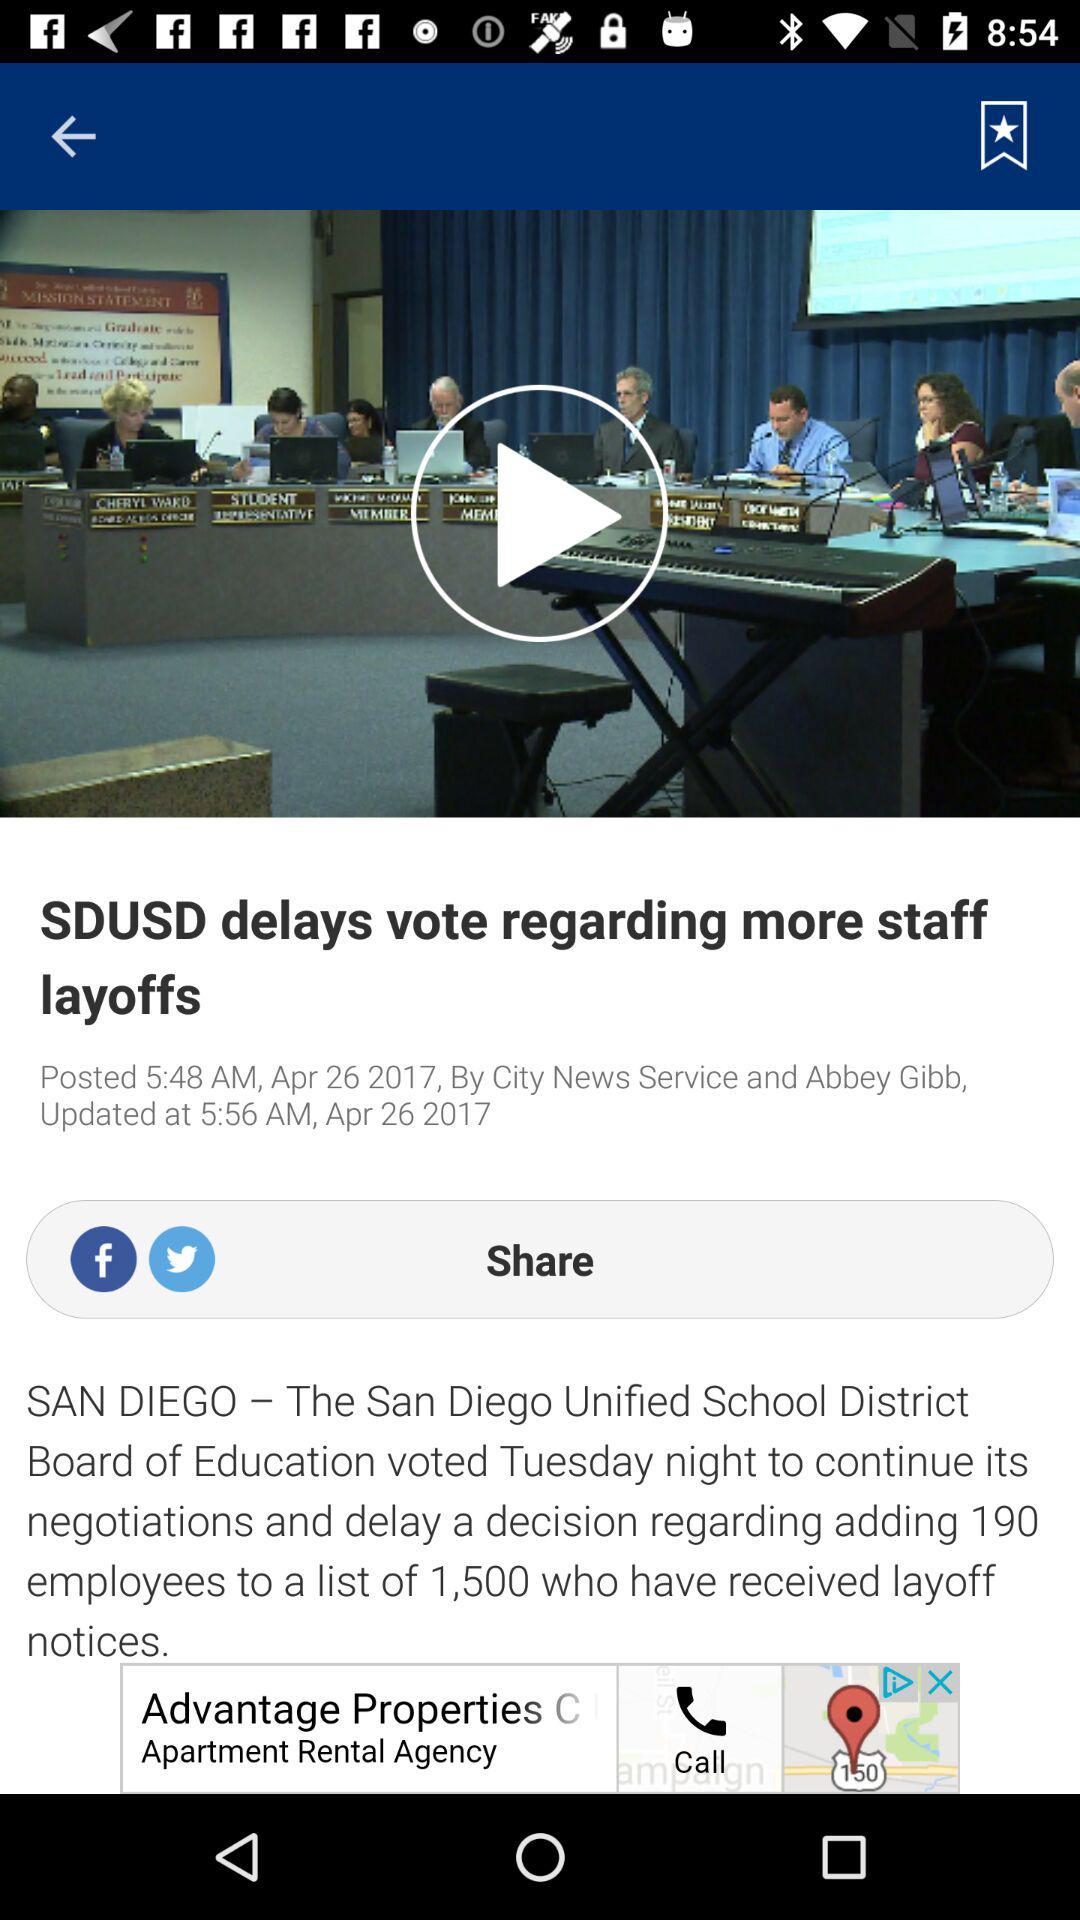 This screenshot has height=1920, width=1080. Describe the element at coordinates (1004, 135) in the screenshot. I see `current news` at that location.